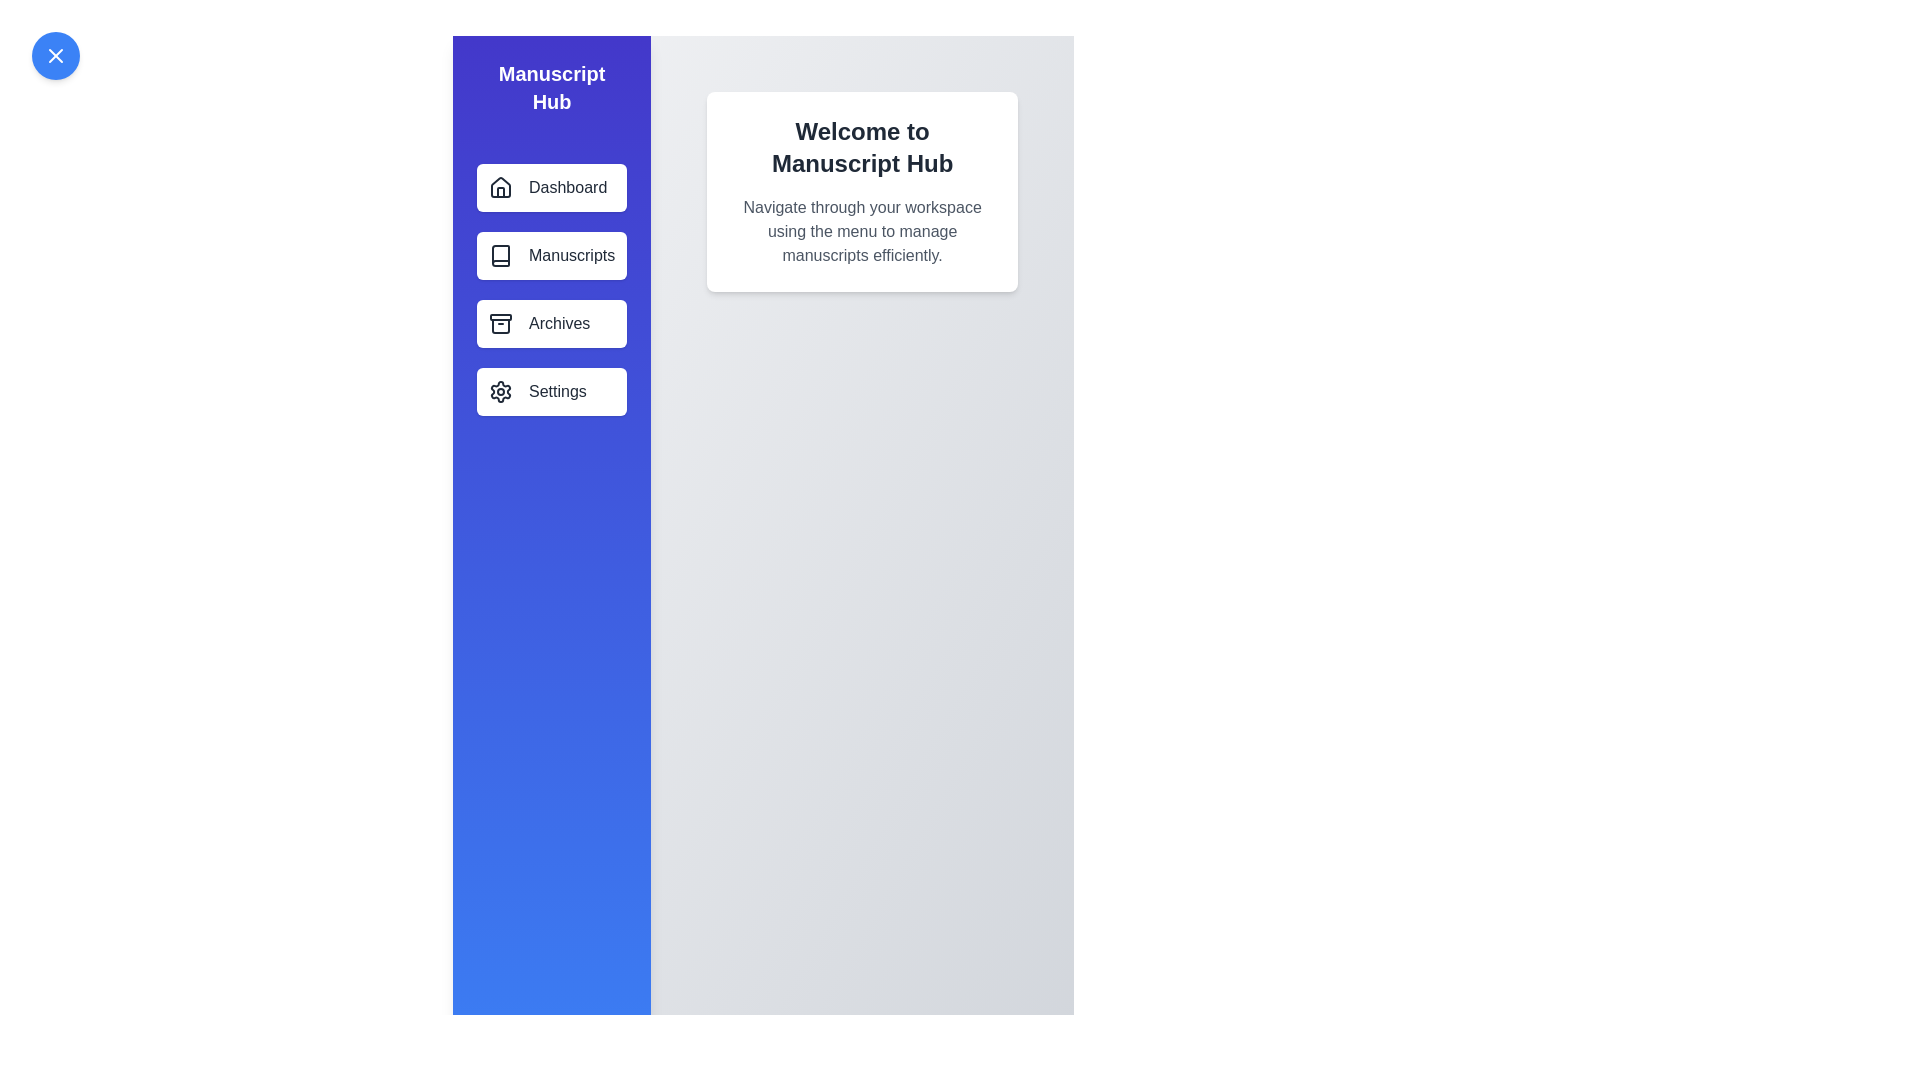 The height and width of the screenshot is (1080, 1920). I want to click on the menu item labeled Settings, so click(552, 392).